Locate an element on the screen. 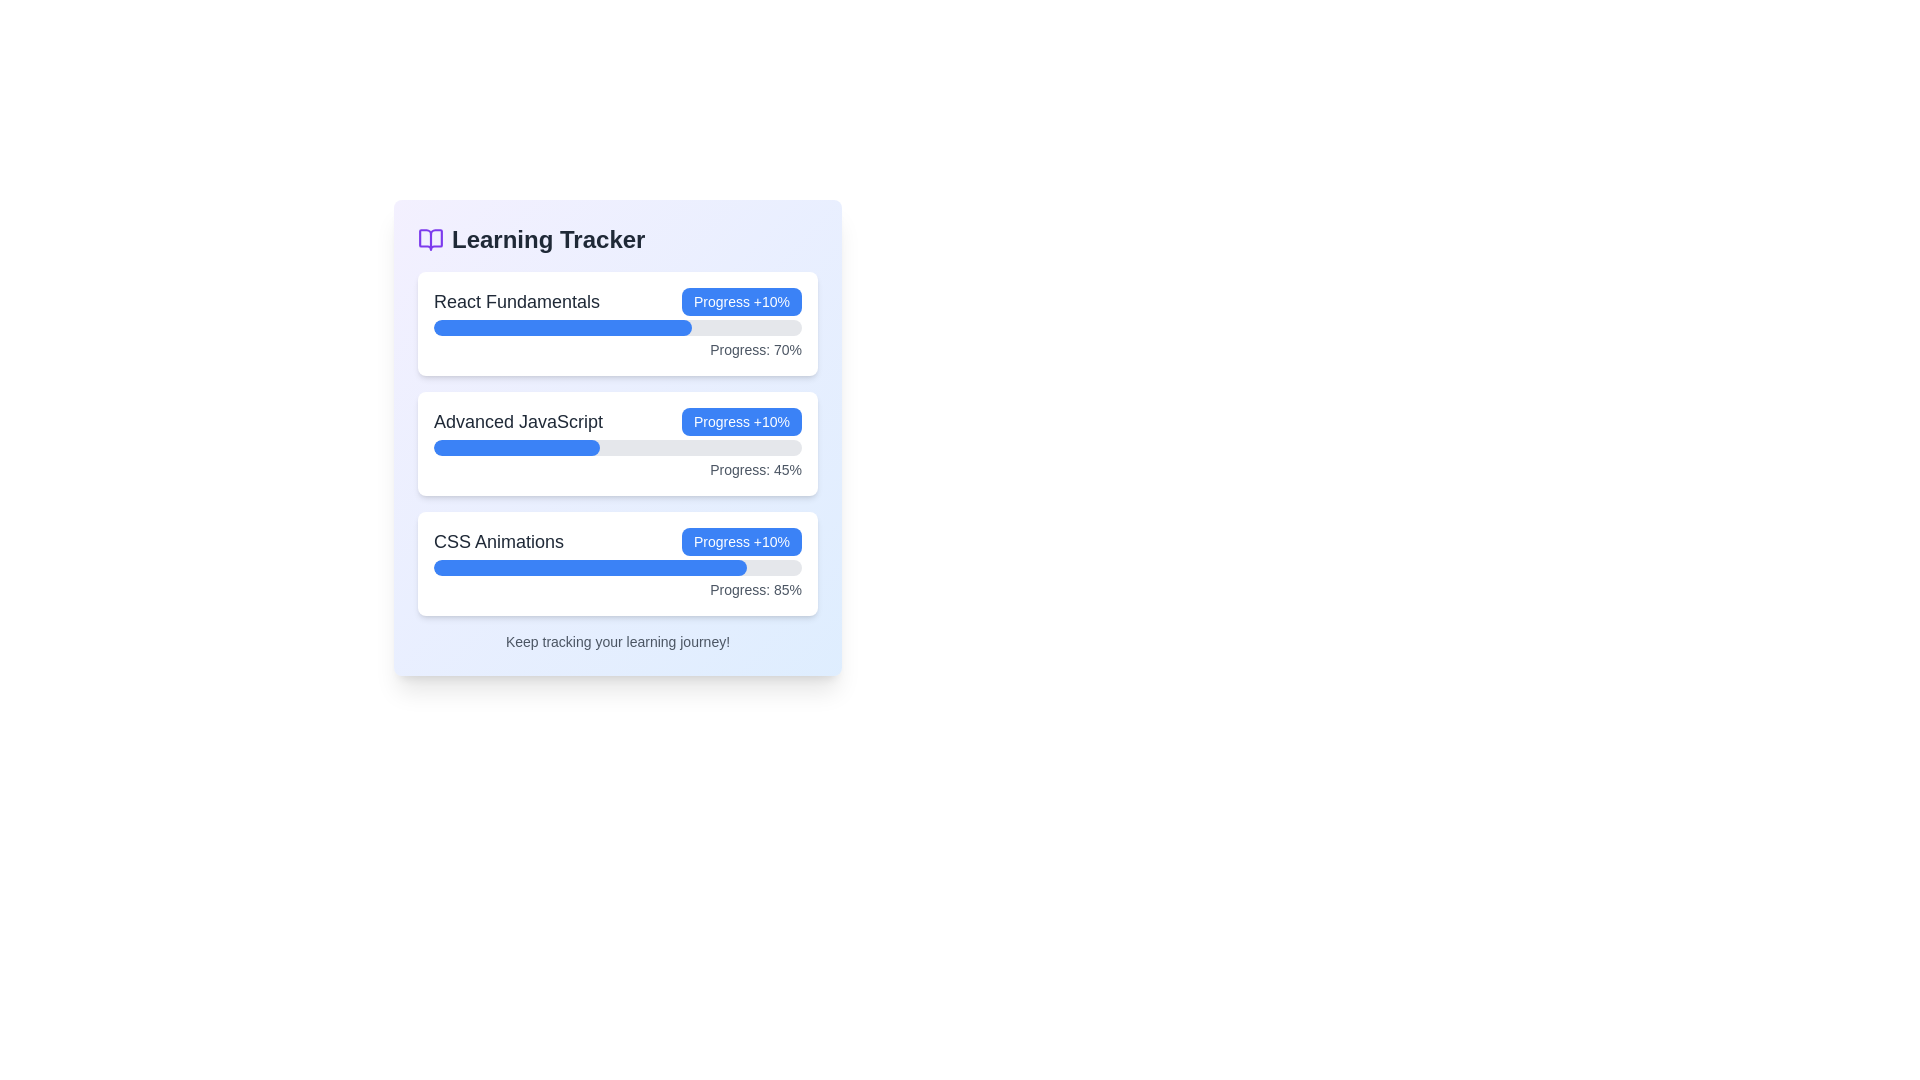 The image size is (1920, 1080). the progress tracker for the 'Advanced JavaScript' course, which is the second card in the 'Learning Tracker' section, positioned between 'React Fundamentals' and 'CSS Animations' is located at coordinates (617, 420).